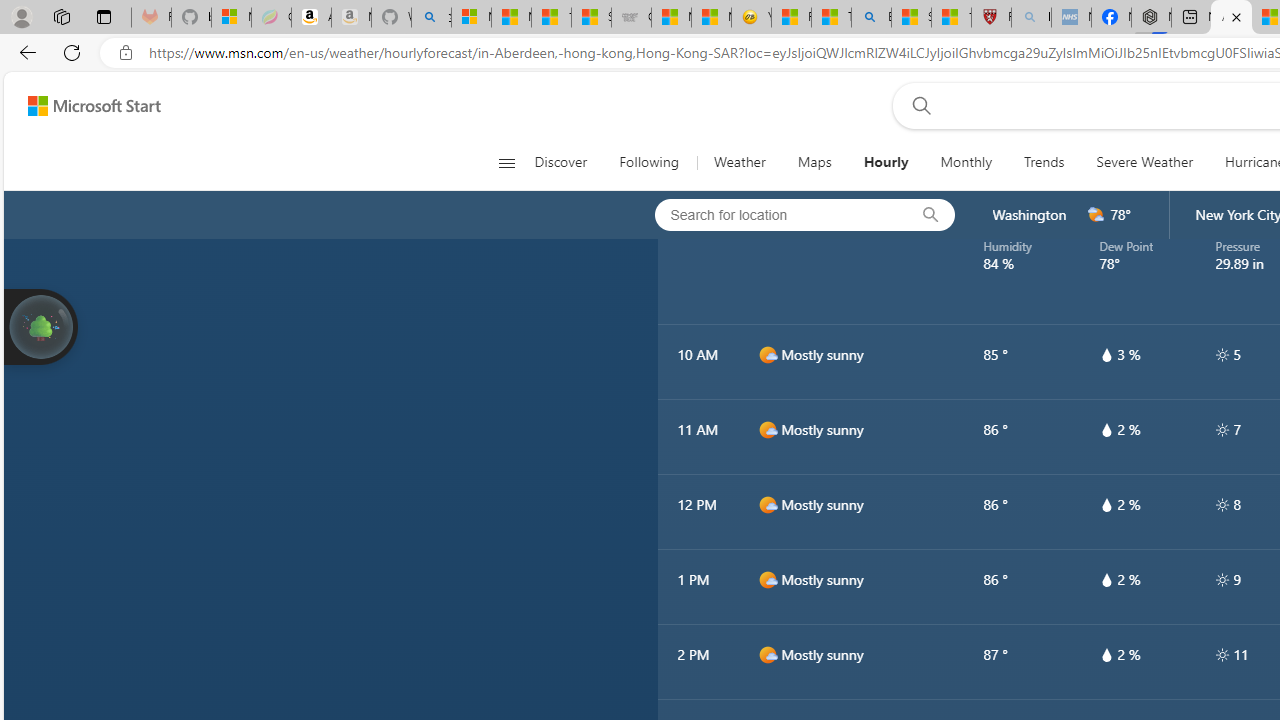  I want to click on 'Trends', so click(1043, 162).